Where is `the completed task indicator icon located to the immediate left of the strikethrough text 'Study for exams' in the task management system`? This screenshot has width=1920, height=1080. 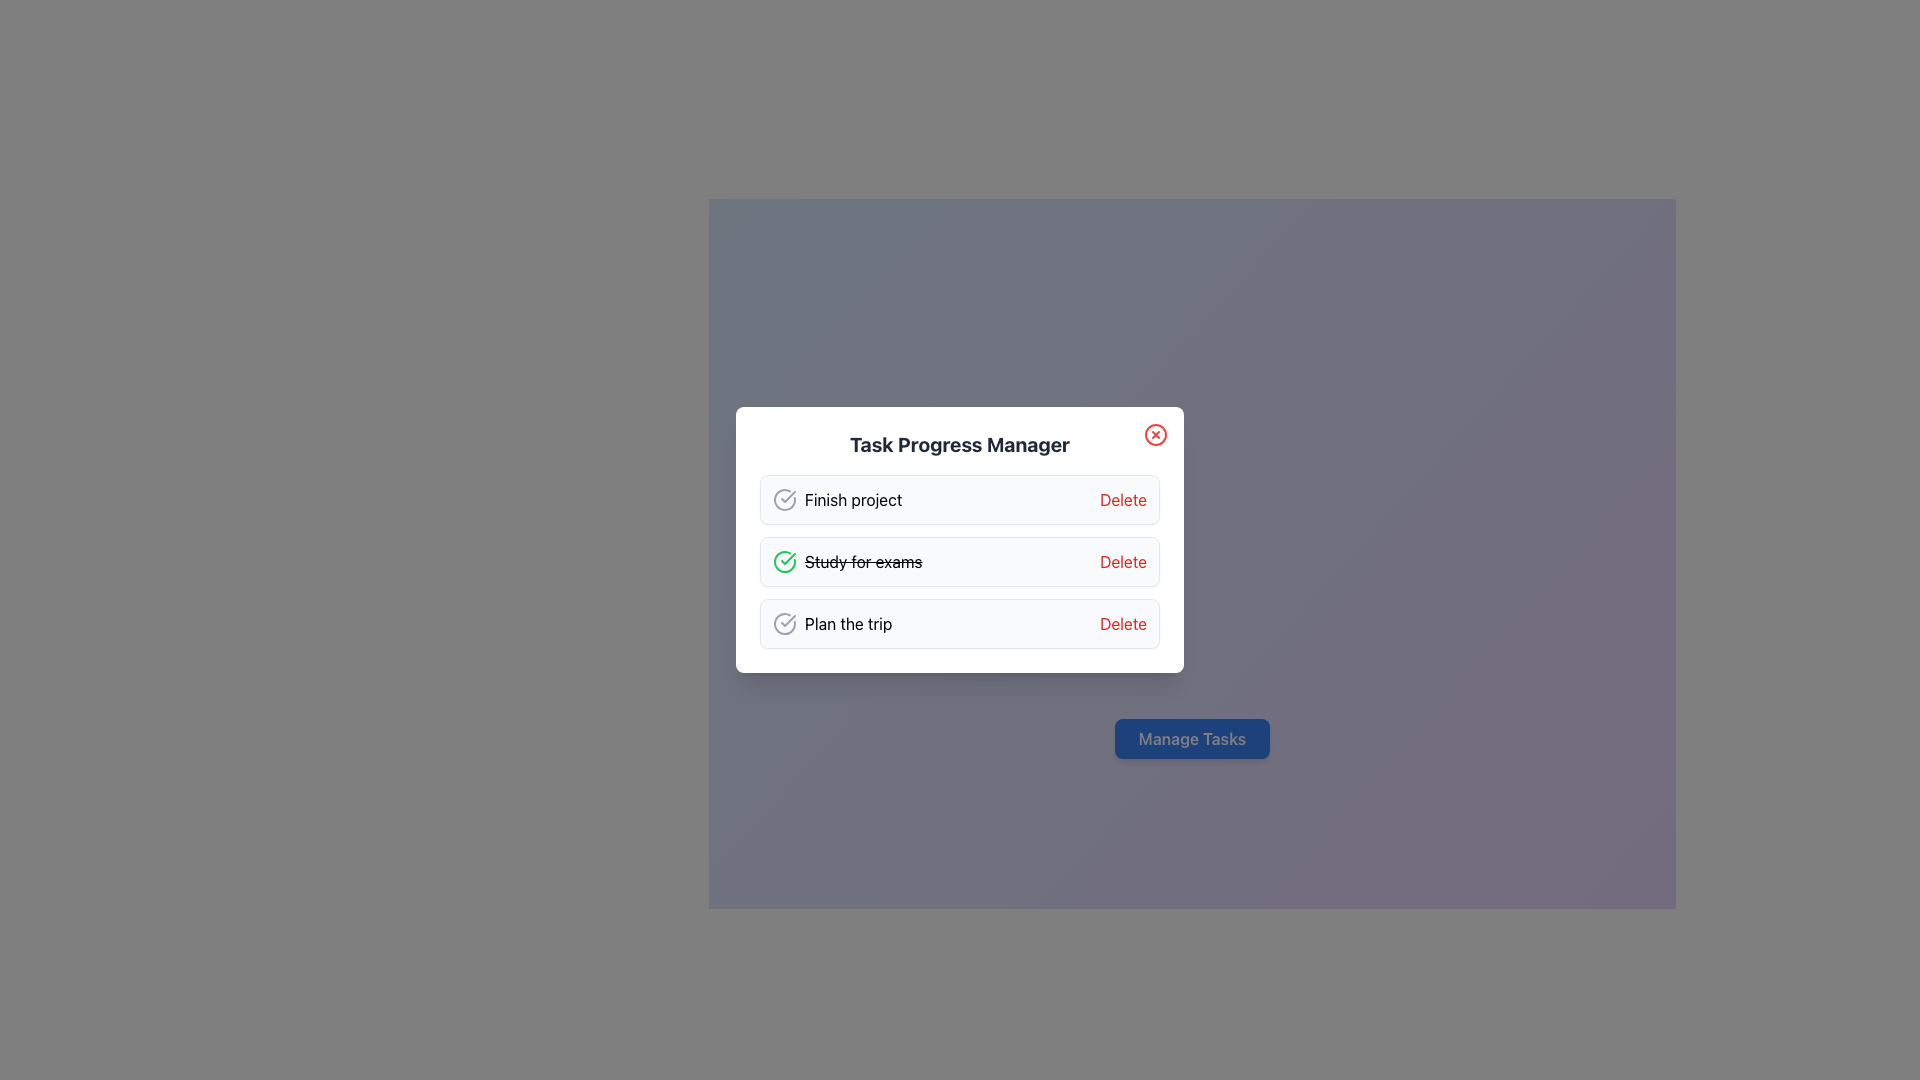
the completed task indicator icon located to the immediate left of the strikethrough text 'Study for exams' in the task management system is located at coordinates (784, 562).